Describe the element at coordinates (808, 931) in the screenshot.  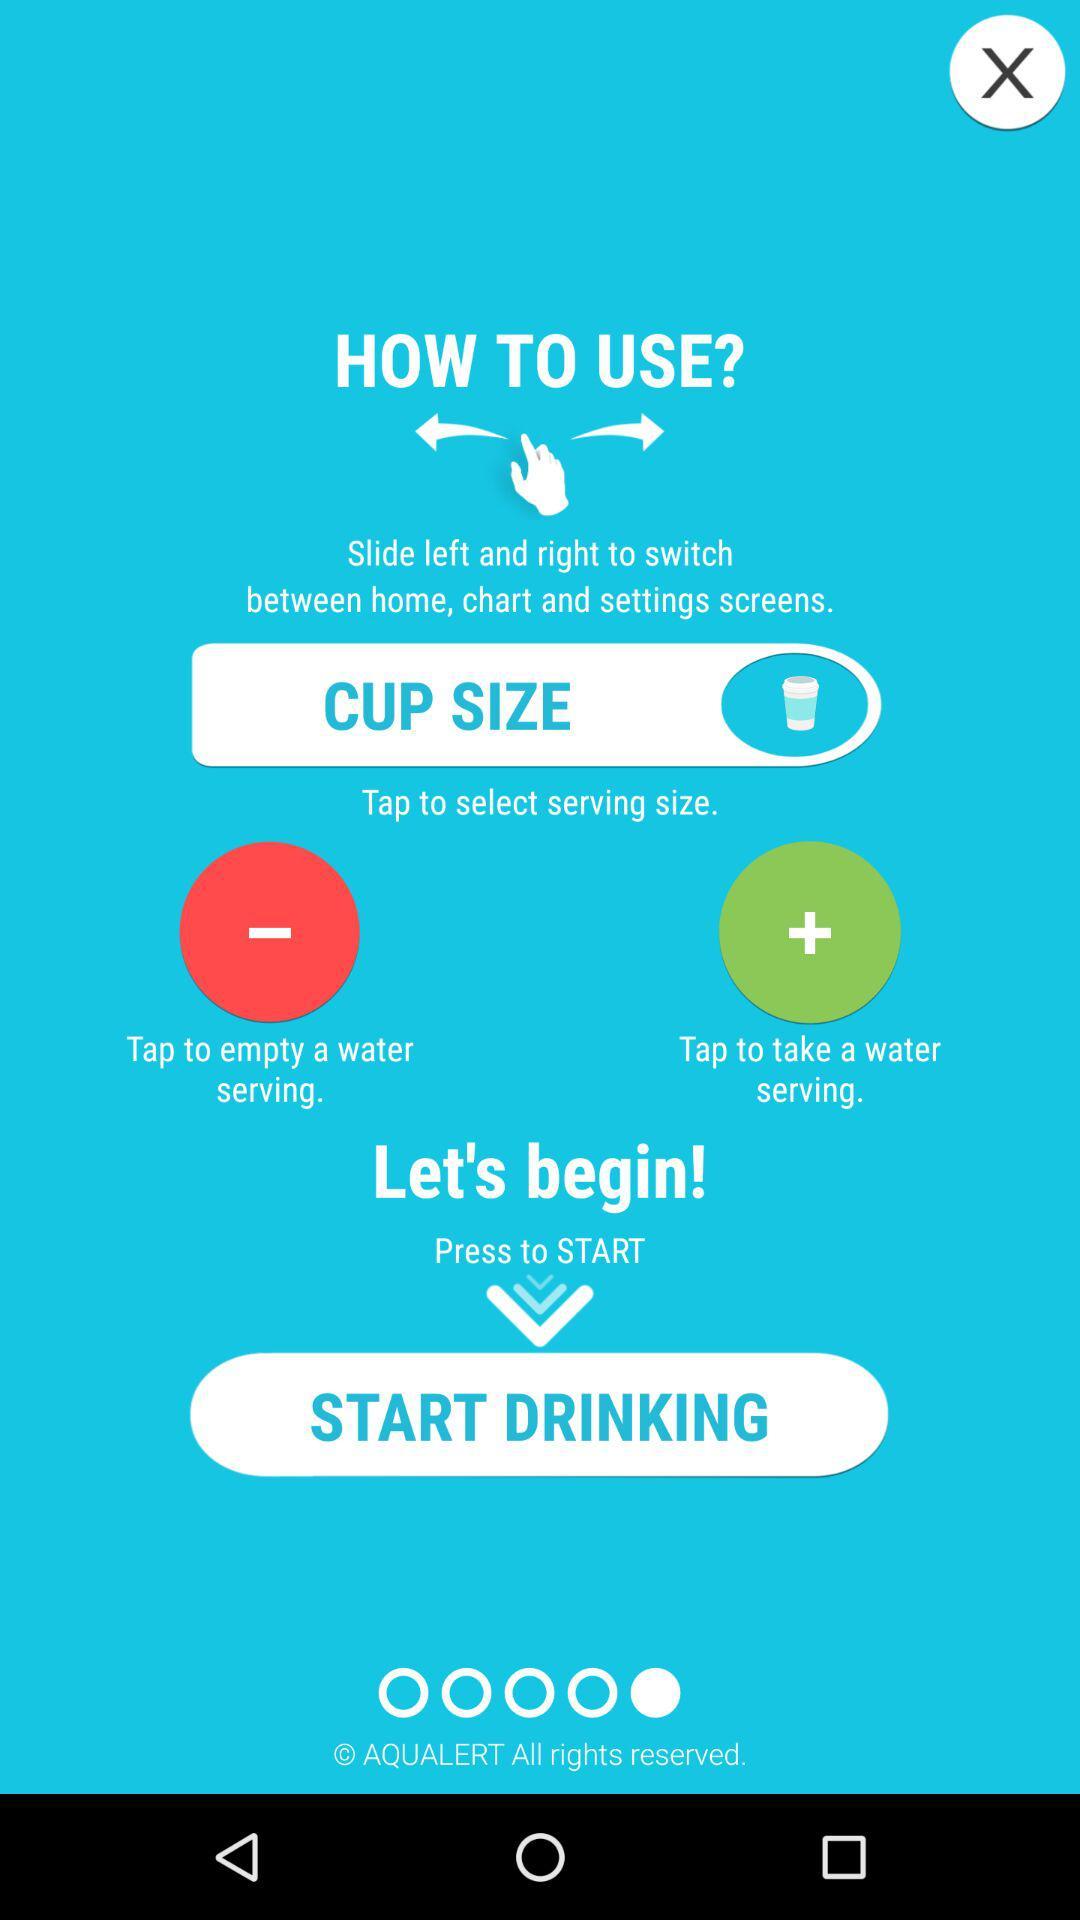
I see `tap to take a water` at that location.